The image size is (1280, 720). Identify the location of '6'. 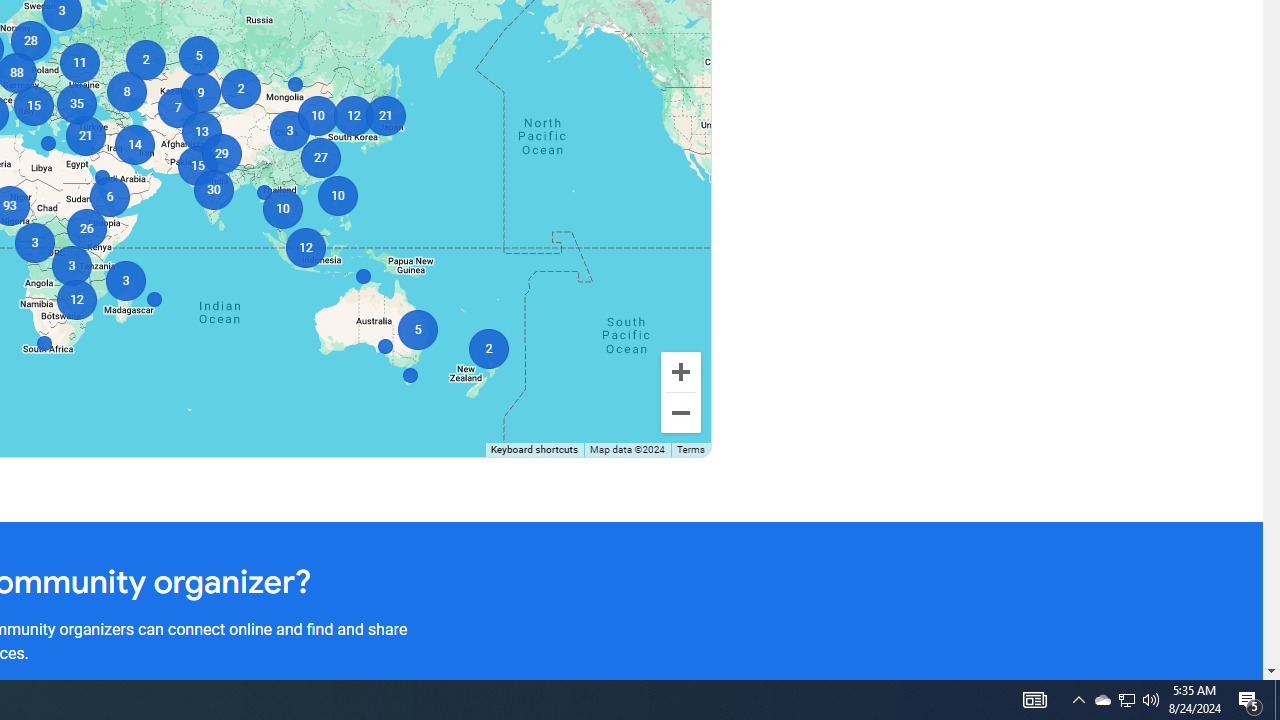
(109, 196).